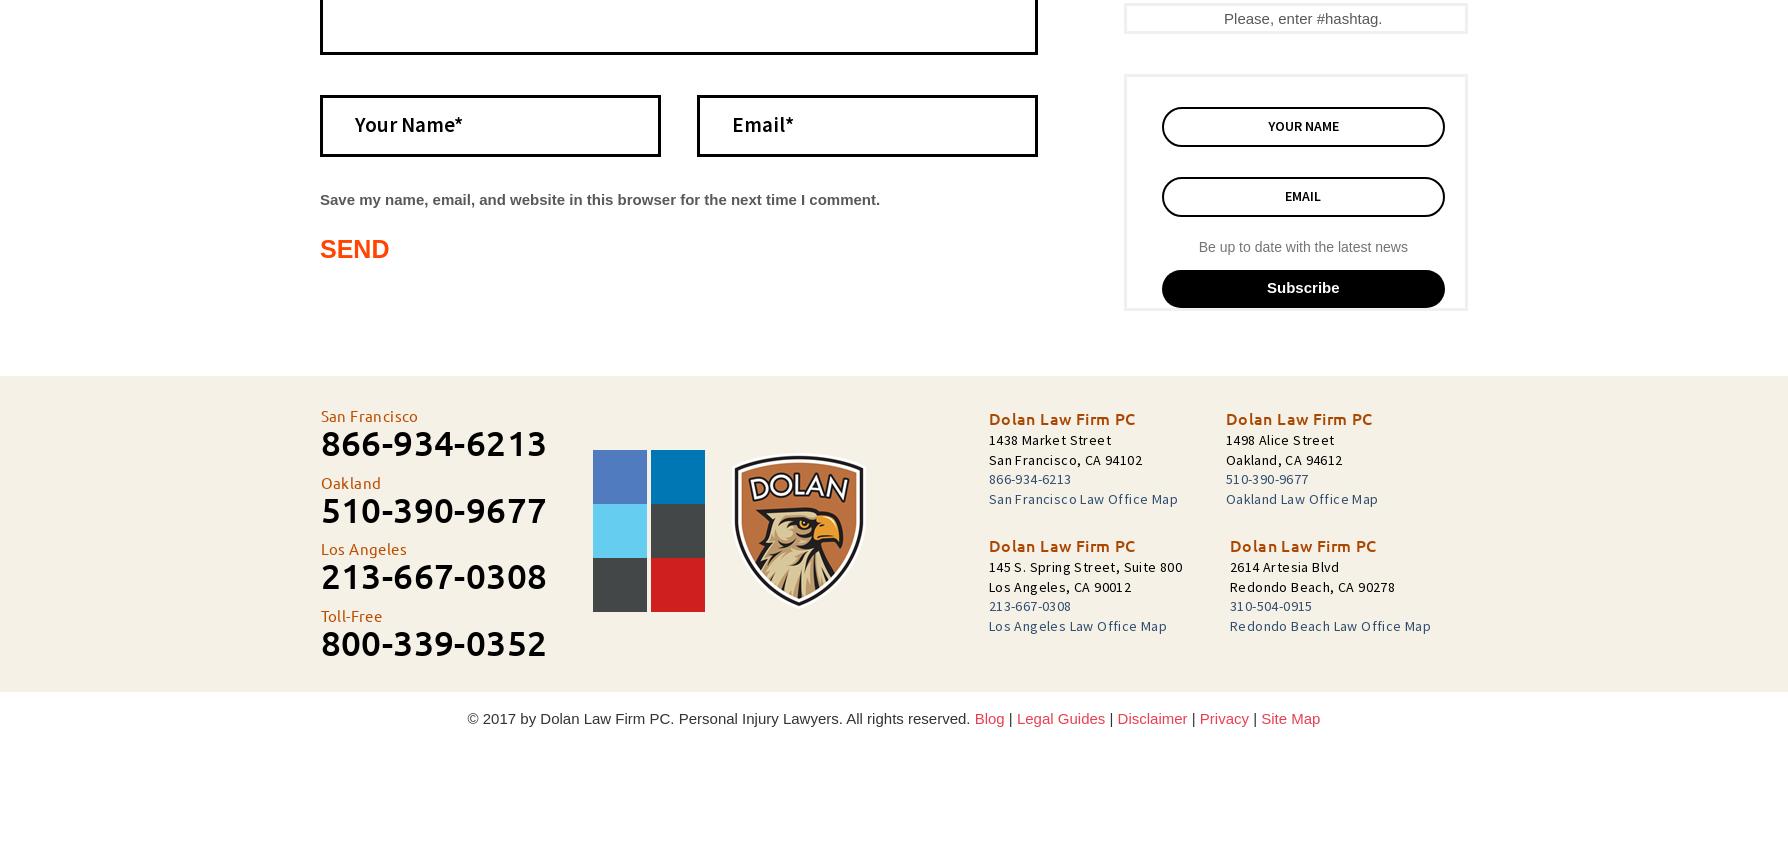 The width and height of the screenshot is (1788, 851). I want to click on 'Toll-Free', so click(349, 614).